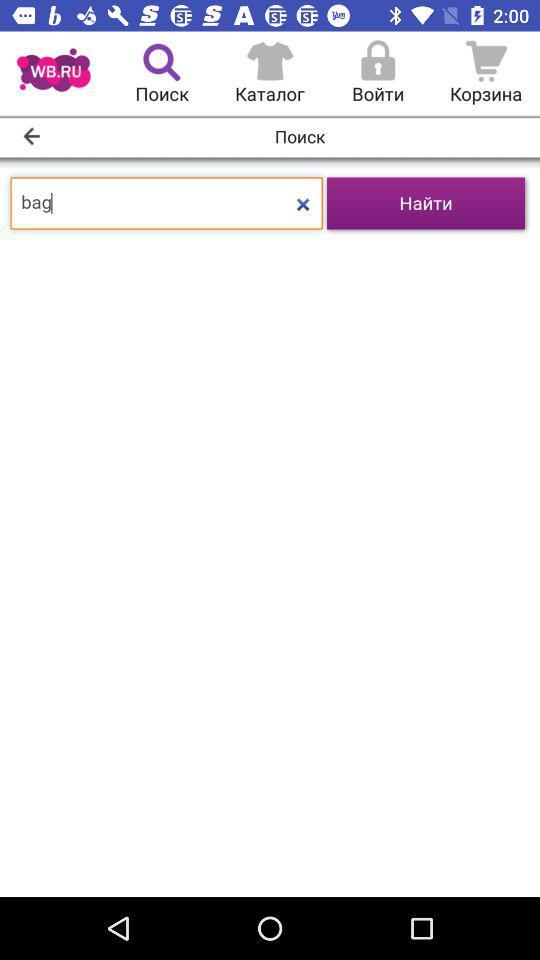 The height and width of the screenshot is (960, 540). I want to click on the lock icon, so click(378, 73).